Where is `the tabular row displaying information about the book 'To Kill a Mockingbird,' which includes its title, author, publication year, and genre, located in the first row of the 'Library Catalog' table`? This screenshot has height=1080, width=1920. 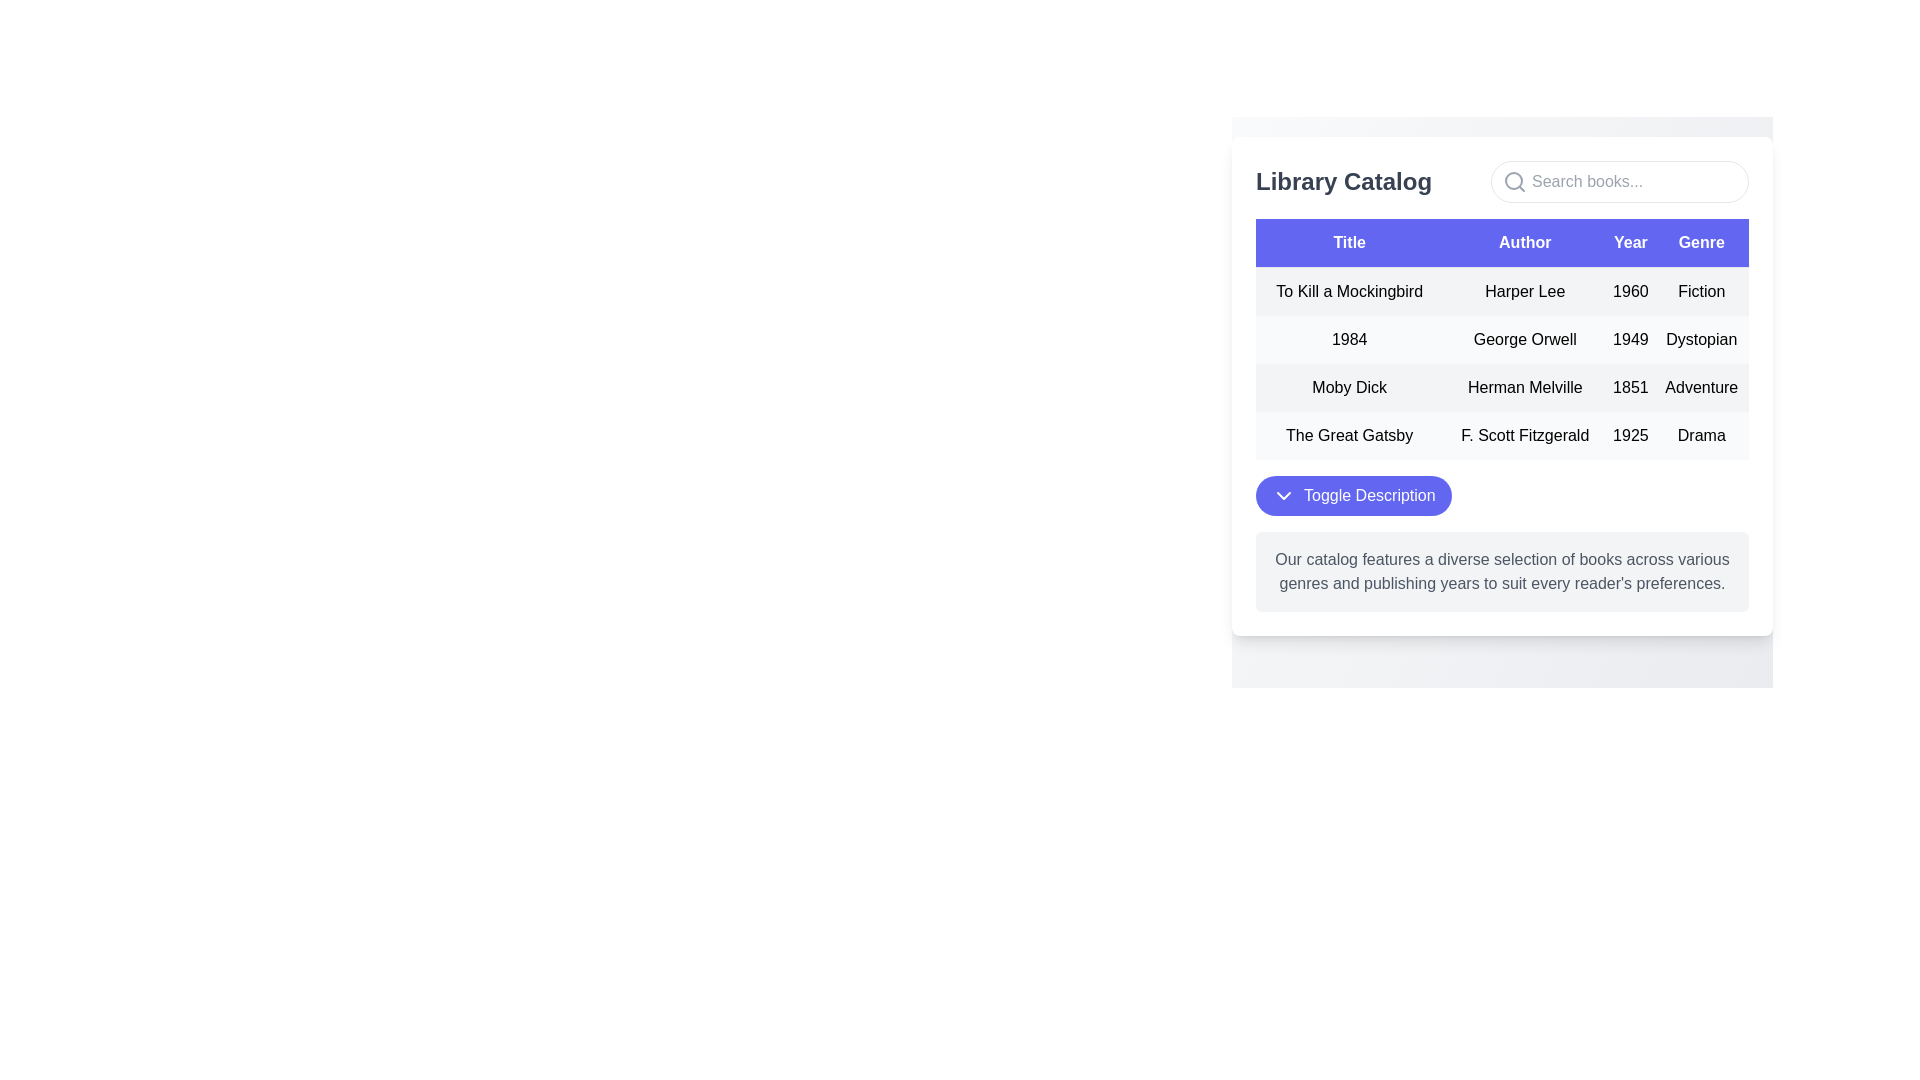 the tabular row displaying information about the book 'To Kill a Mockingbird,' which includes its title, author, publication year, and genre, located in the first row of the 'Library Catalog' table is located at coordinates (1502, 291).